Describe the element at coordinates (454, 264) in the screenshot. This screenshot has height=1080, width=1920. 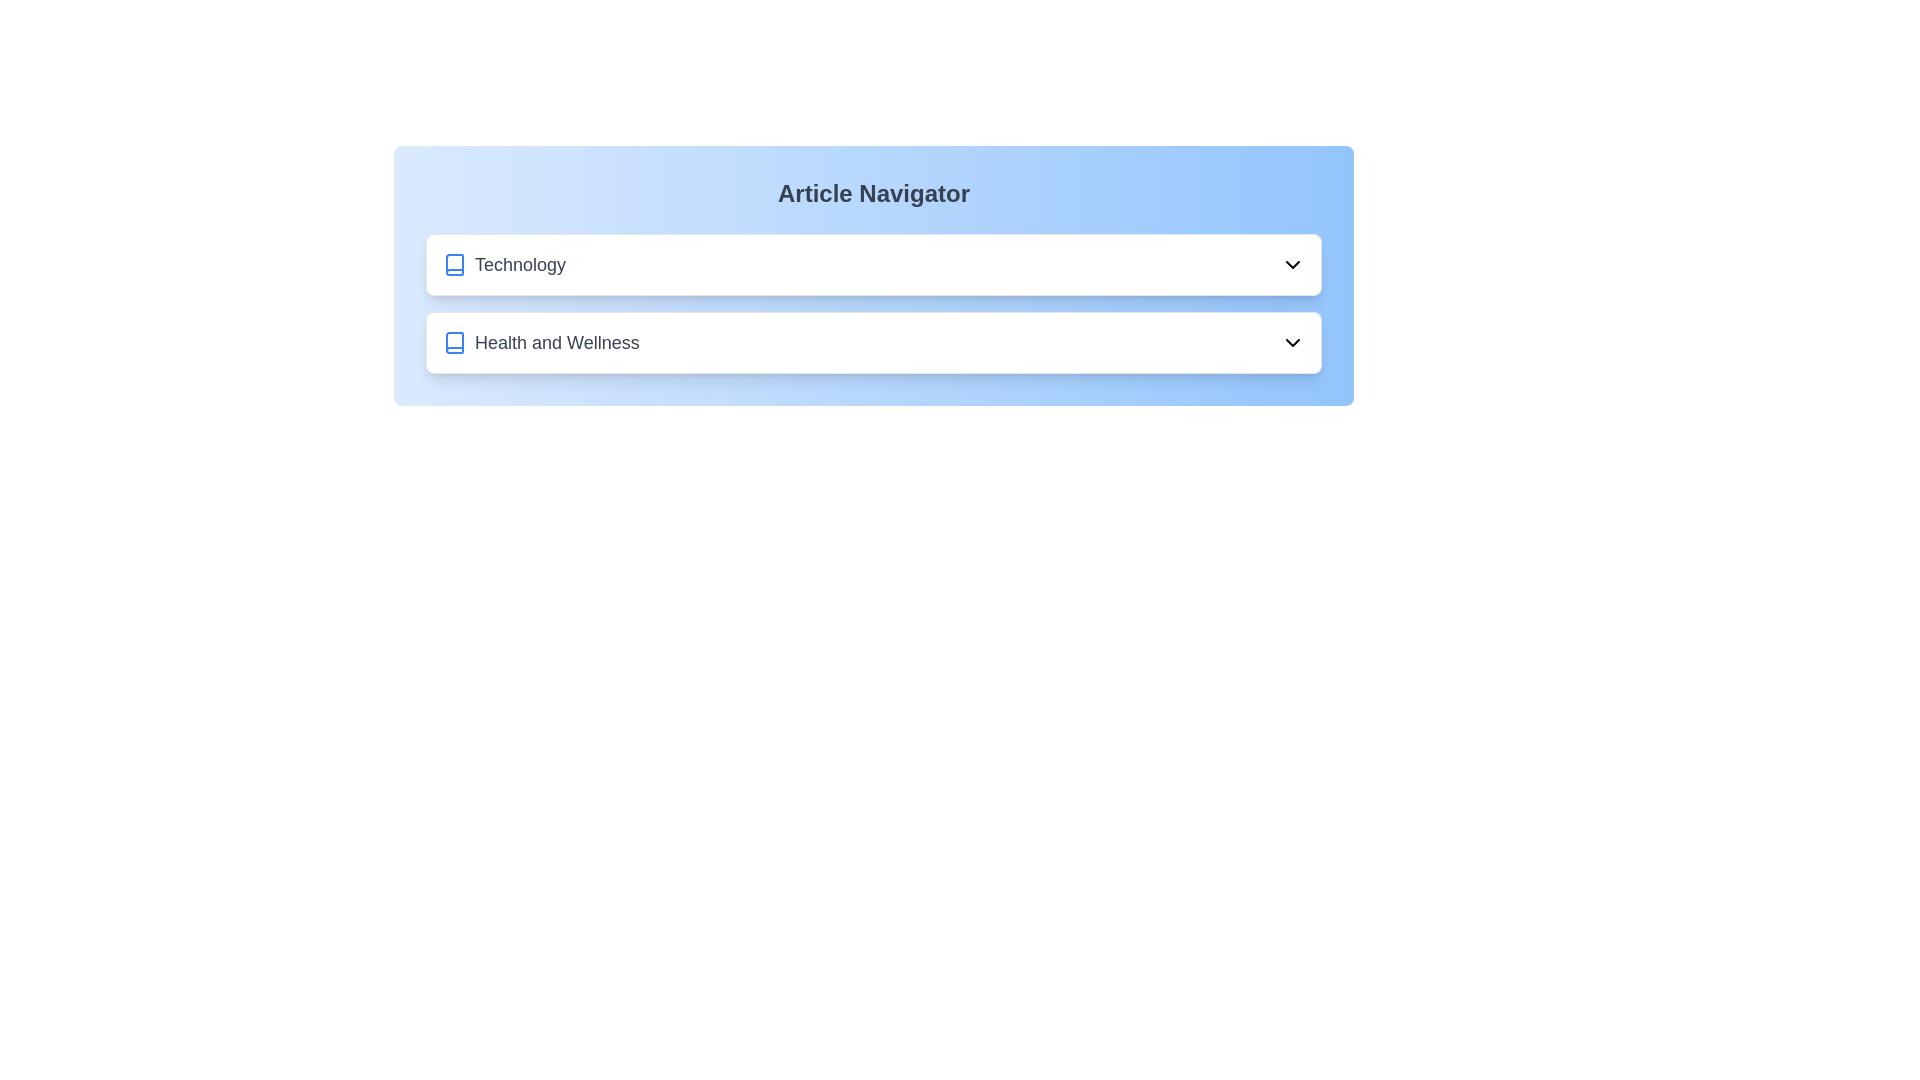
I see `the decorative book icon representing the topic of 'Technology' located in the upper selection box beside the 'Technology' text label in the Article Navigator section` at that location.